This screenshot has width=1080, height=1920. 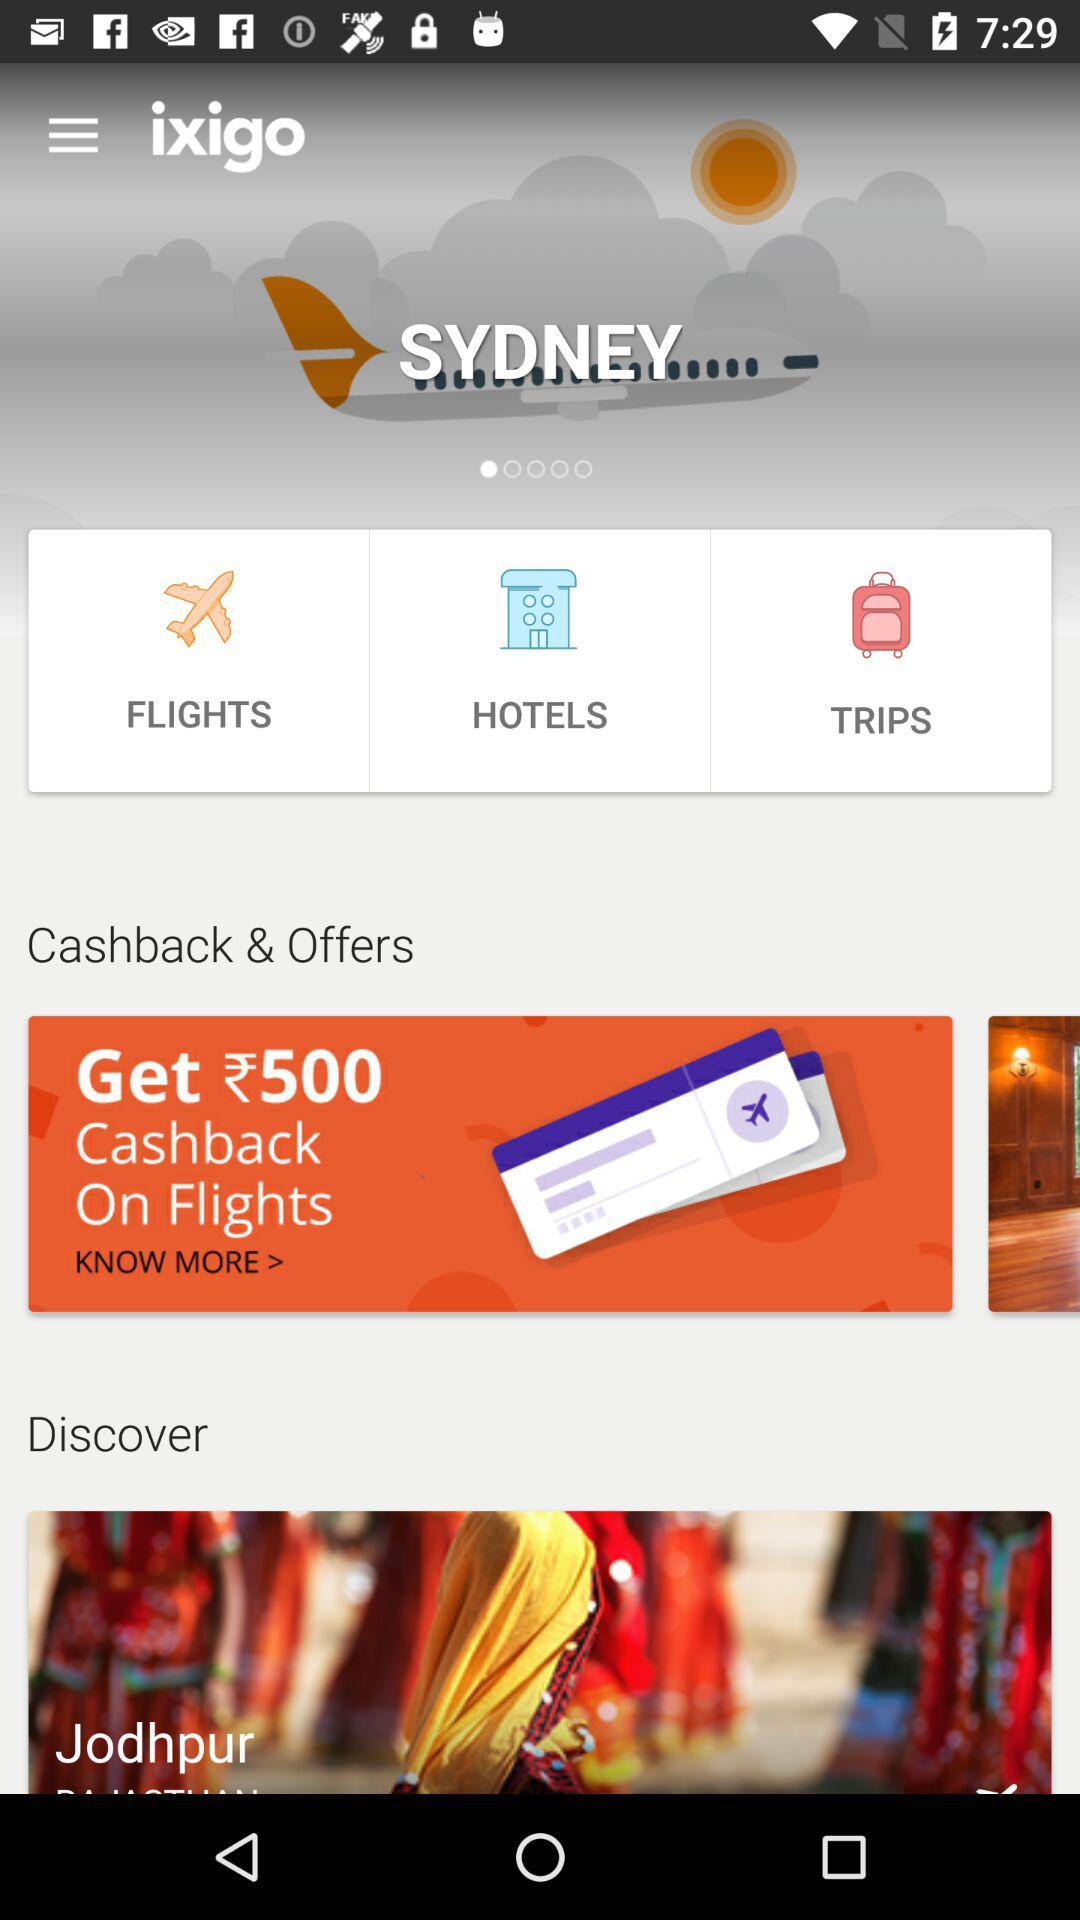 I want to click on the icon above the cashback & offers, so click(x=540, y=660).